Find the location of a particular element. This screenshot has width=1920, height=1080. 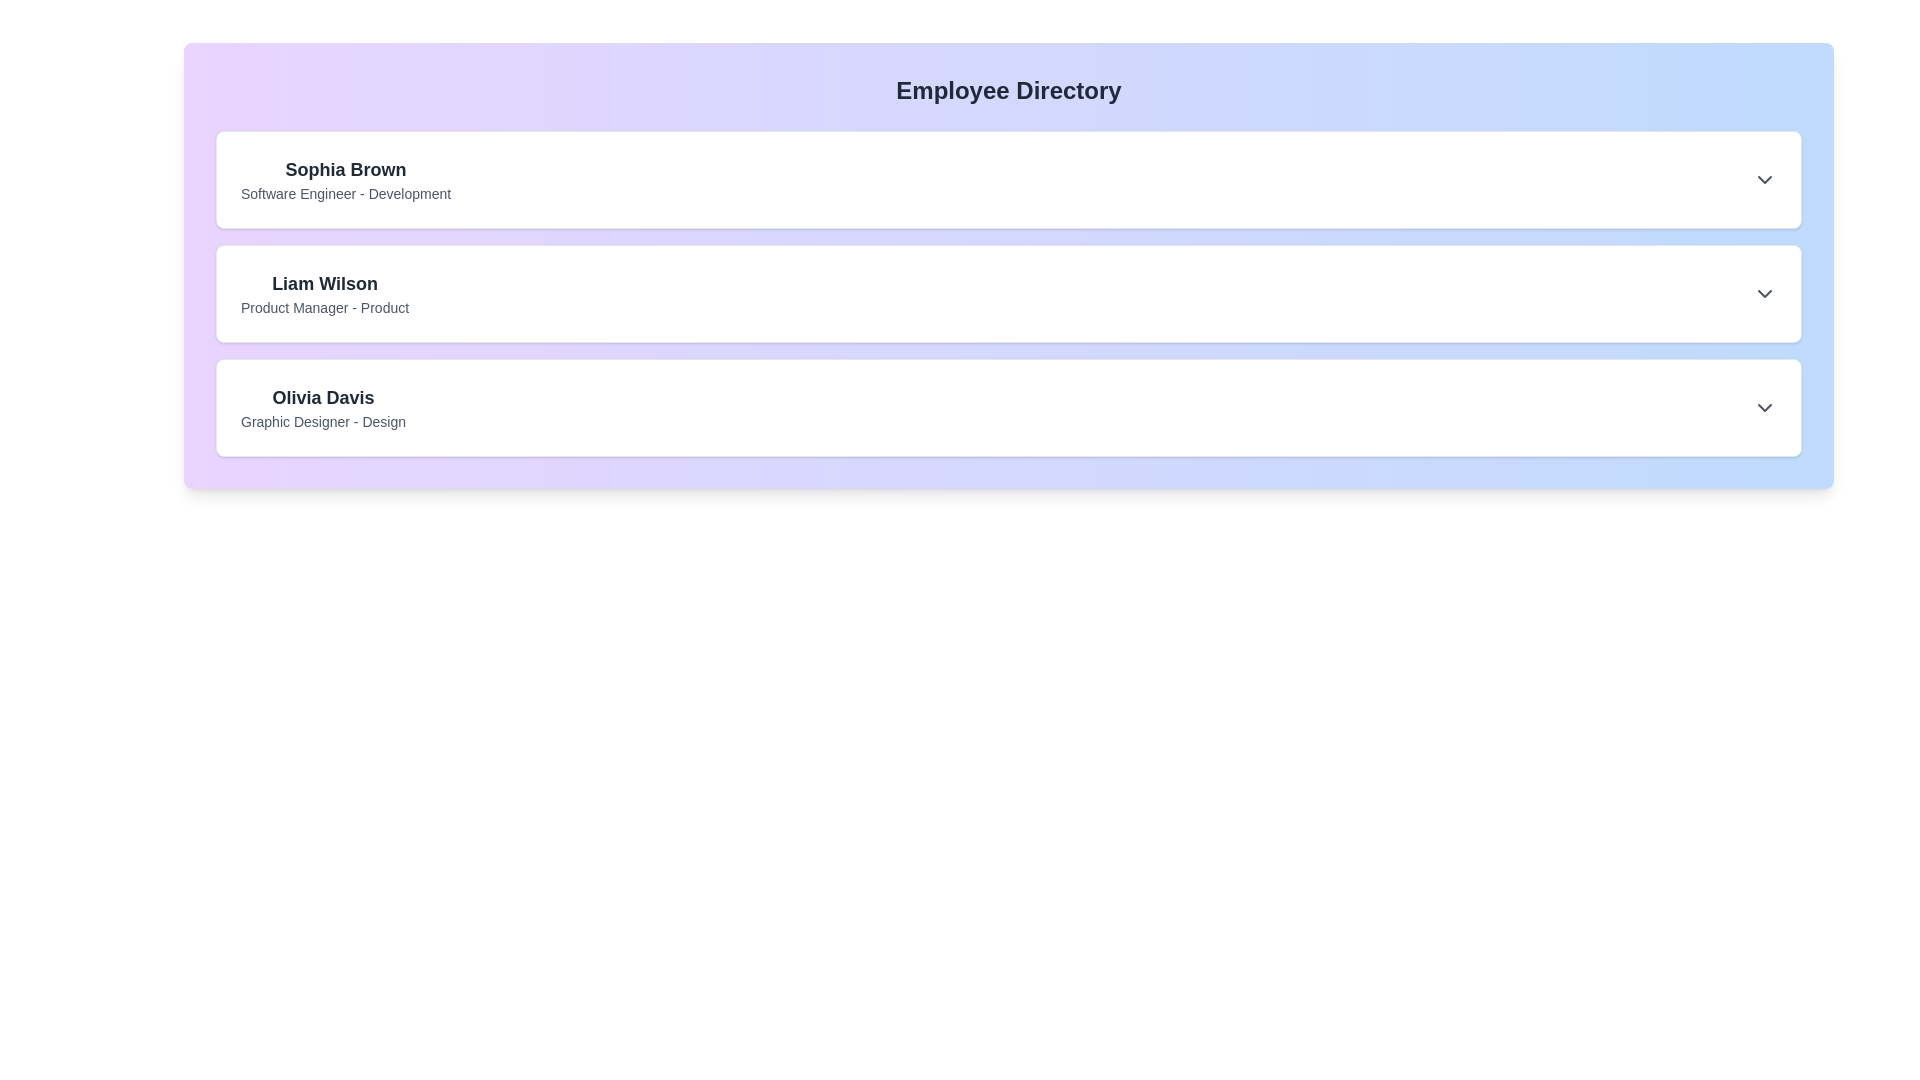

details of the Textual information block displaying 'Sophia Brown' as the title and 'Software Engineer - Development' as the subtitle, which is positioned at the top-left of a card-like structure is located at coordinates (345, 180).